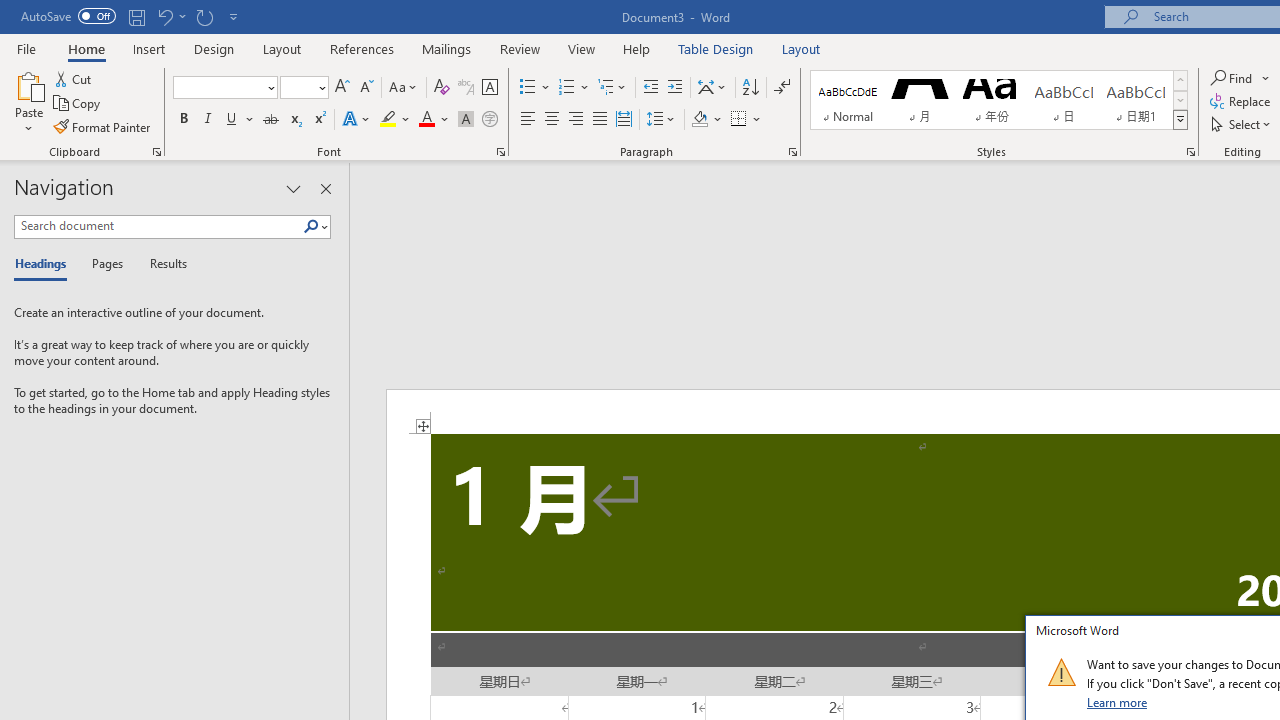  Describe the element at coordinates (164, 16) in the screenshot. I see `'Undo Apply Quick Style'` at that location.